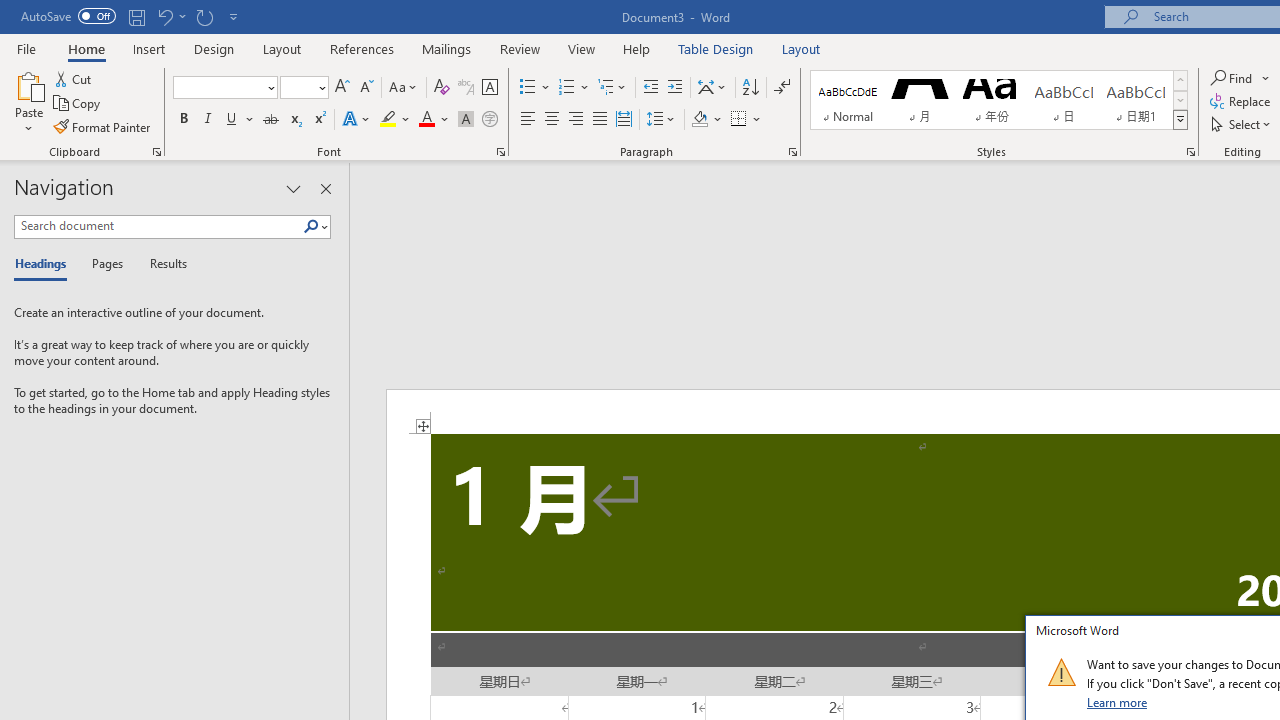  Describe the element at coordinates (164, 16) in the screenshot. I see `'Undo Apply Quick Style'` at that location.